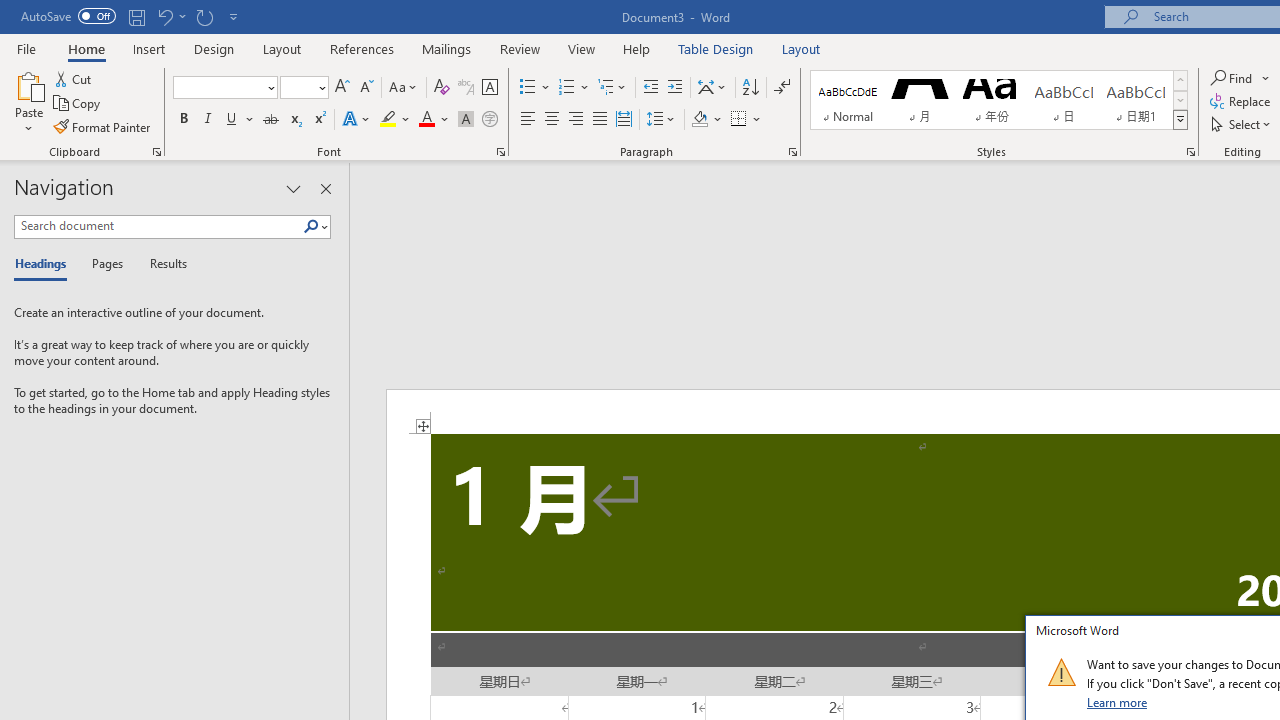  Describe the element at coordinates (164, 16) in the screenshot. I see `'Undo Apply Quick Style'` at that location.